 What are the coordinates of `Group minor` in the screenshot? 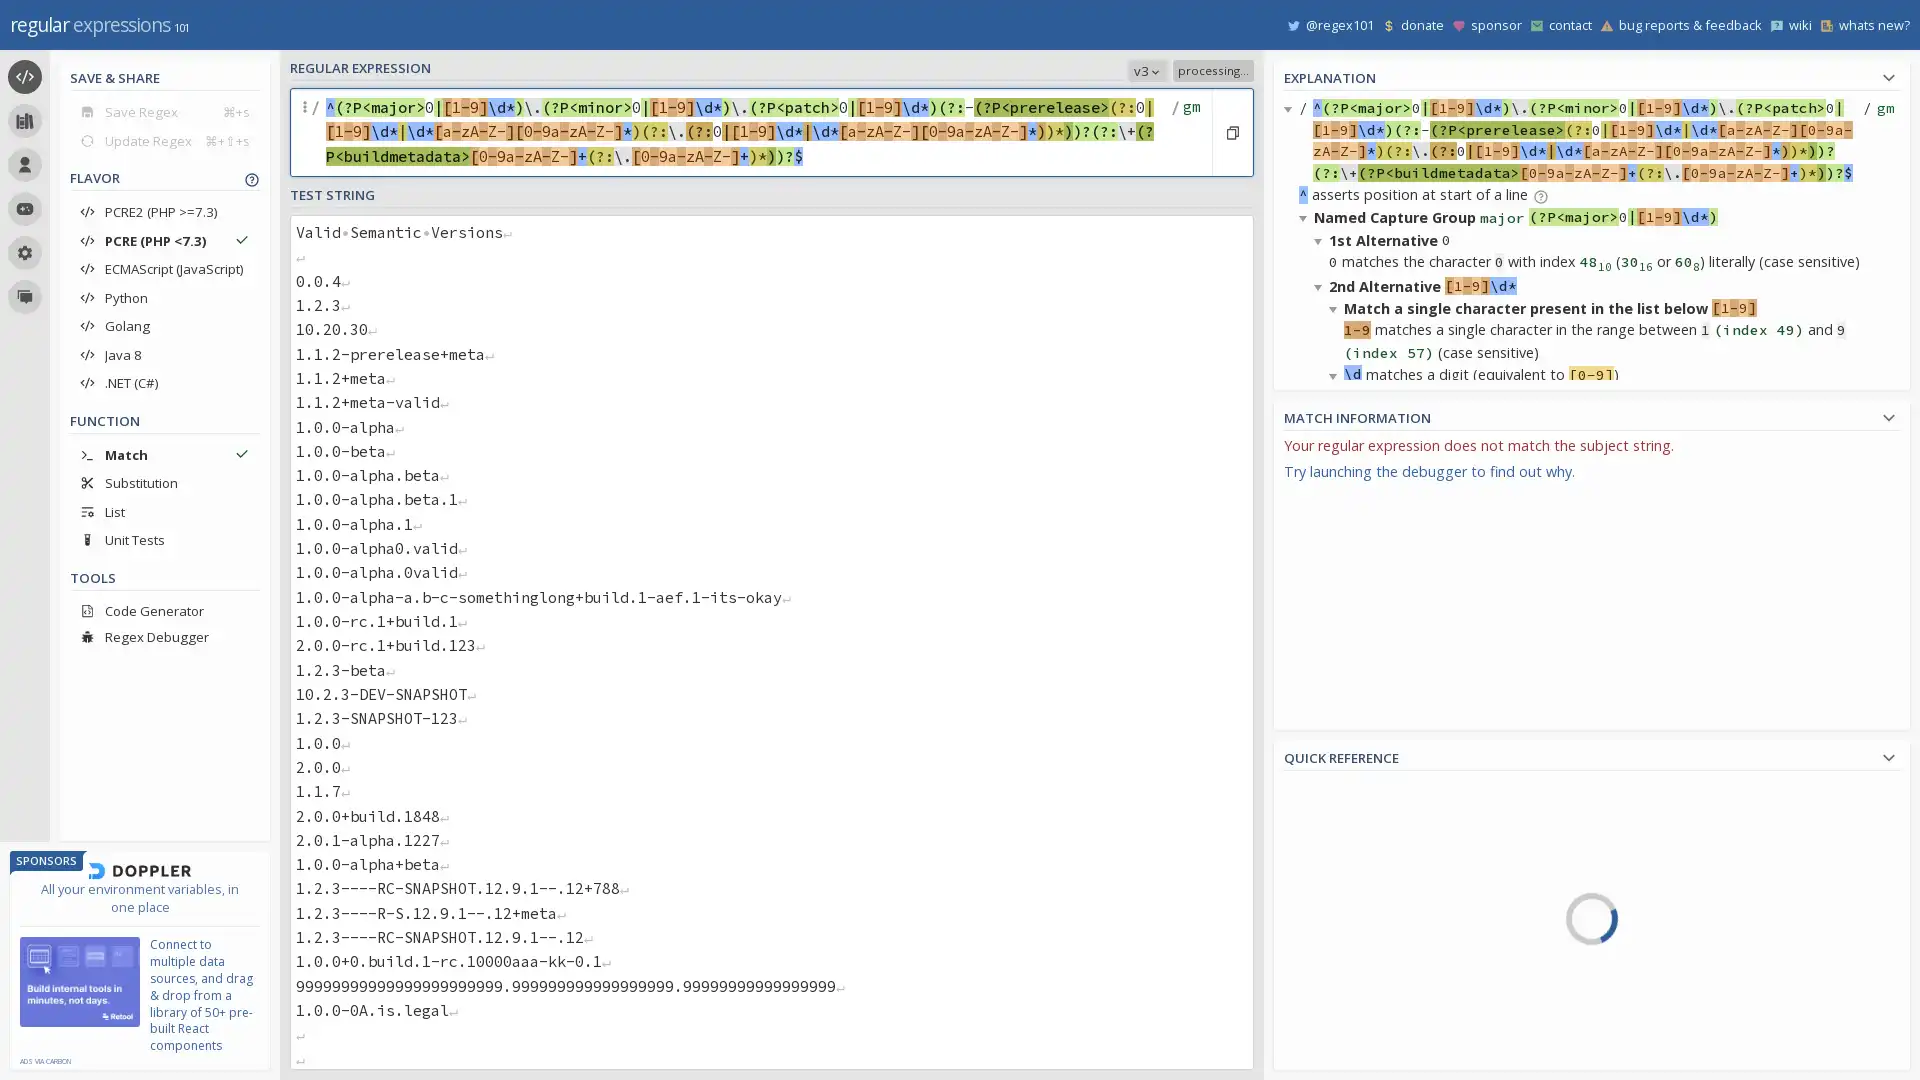 It's located at (1337, 859).